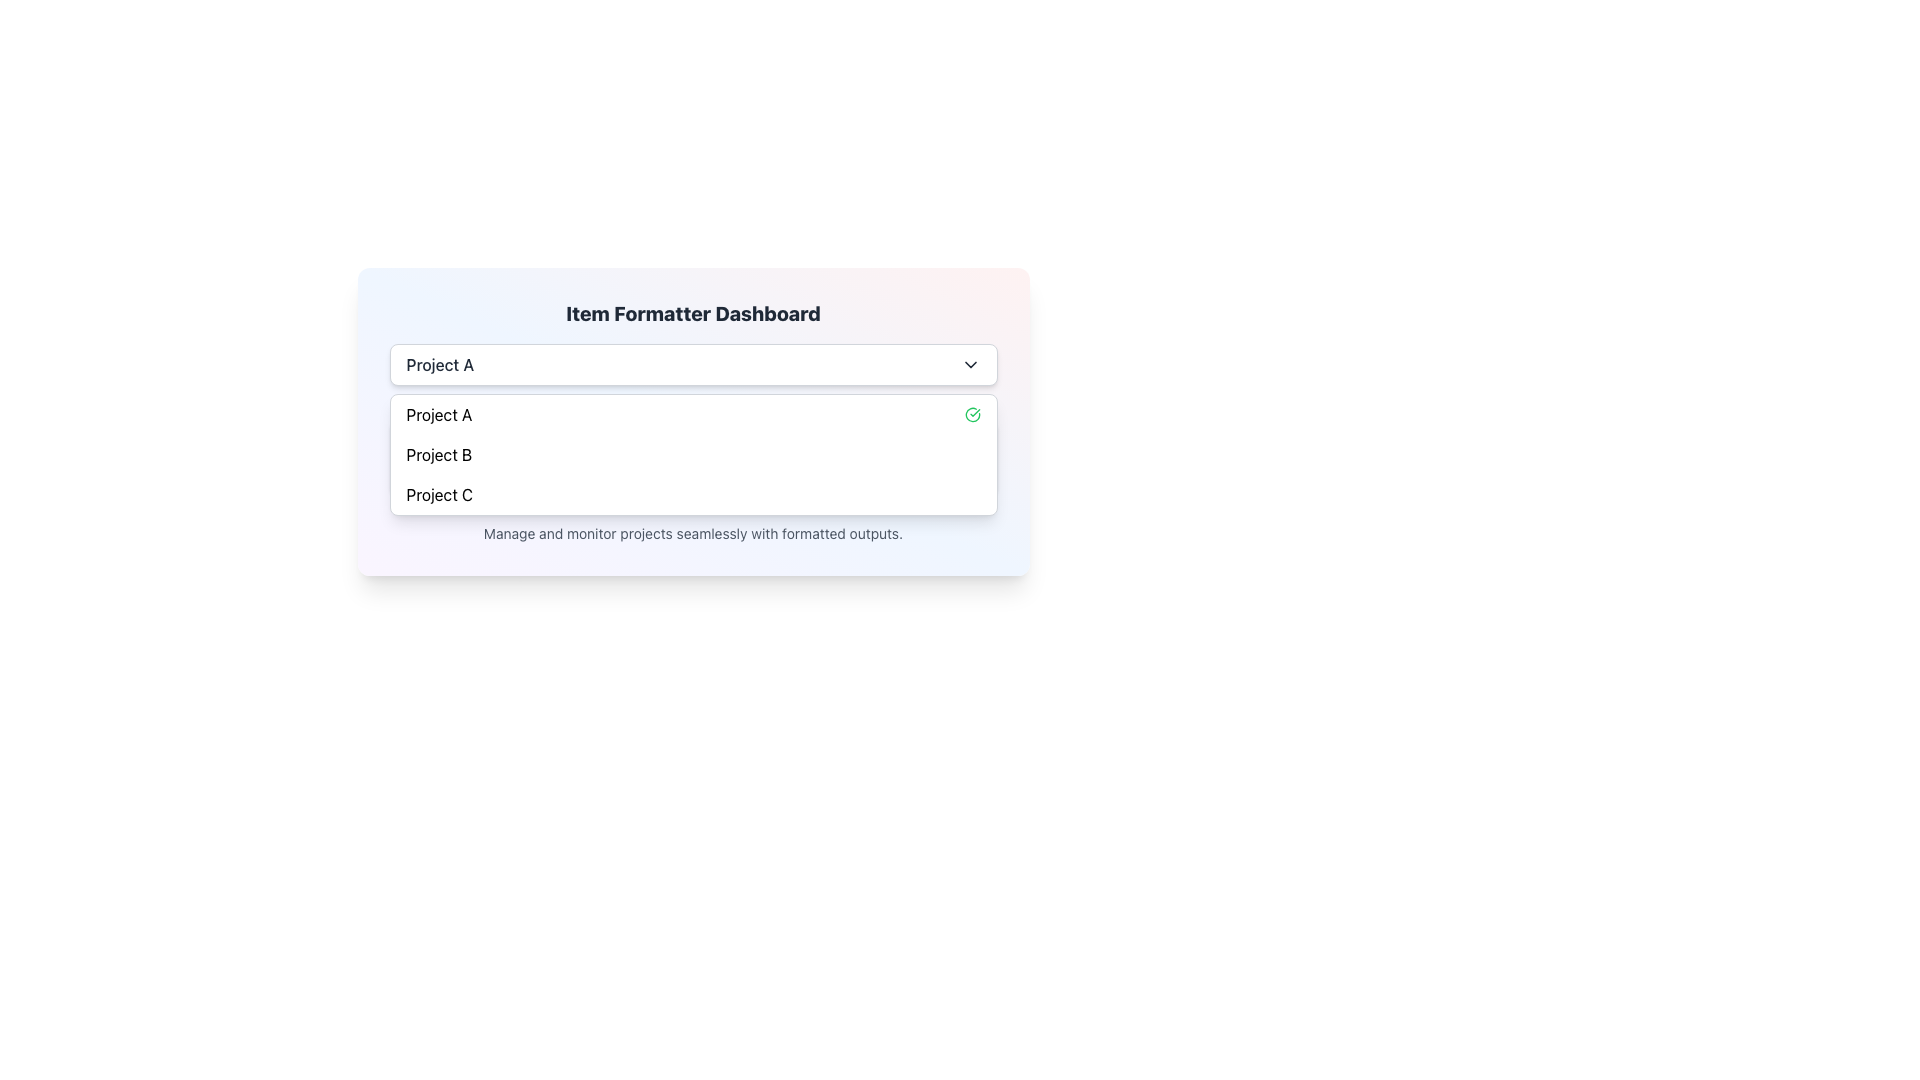 The width and height of the screenshot is (1920, 1080). I want to click on the dropdown menu item labeled 'Project C', so click(438, 494).